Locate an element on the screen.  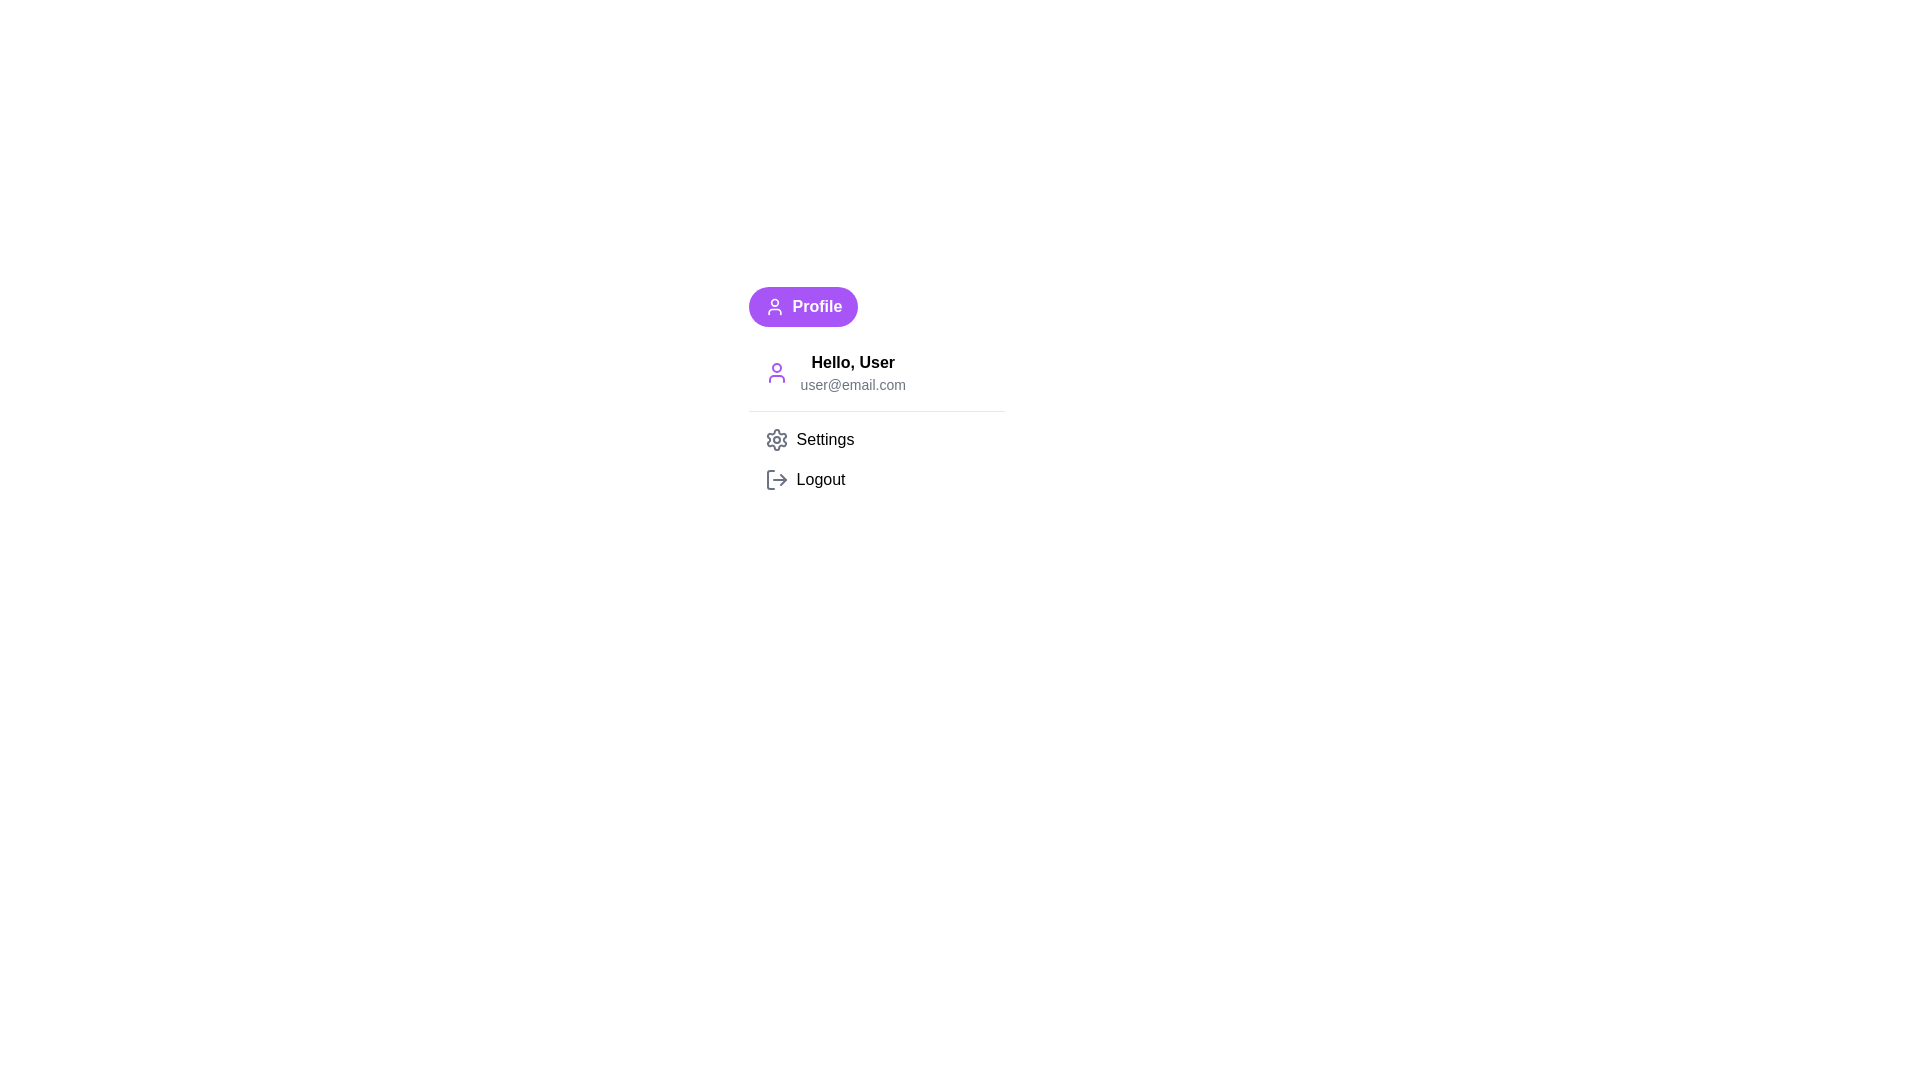
the email text 'user@email.com' is located at coordinates (853, 385).